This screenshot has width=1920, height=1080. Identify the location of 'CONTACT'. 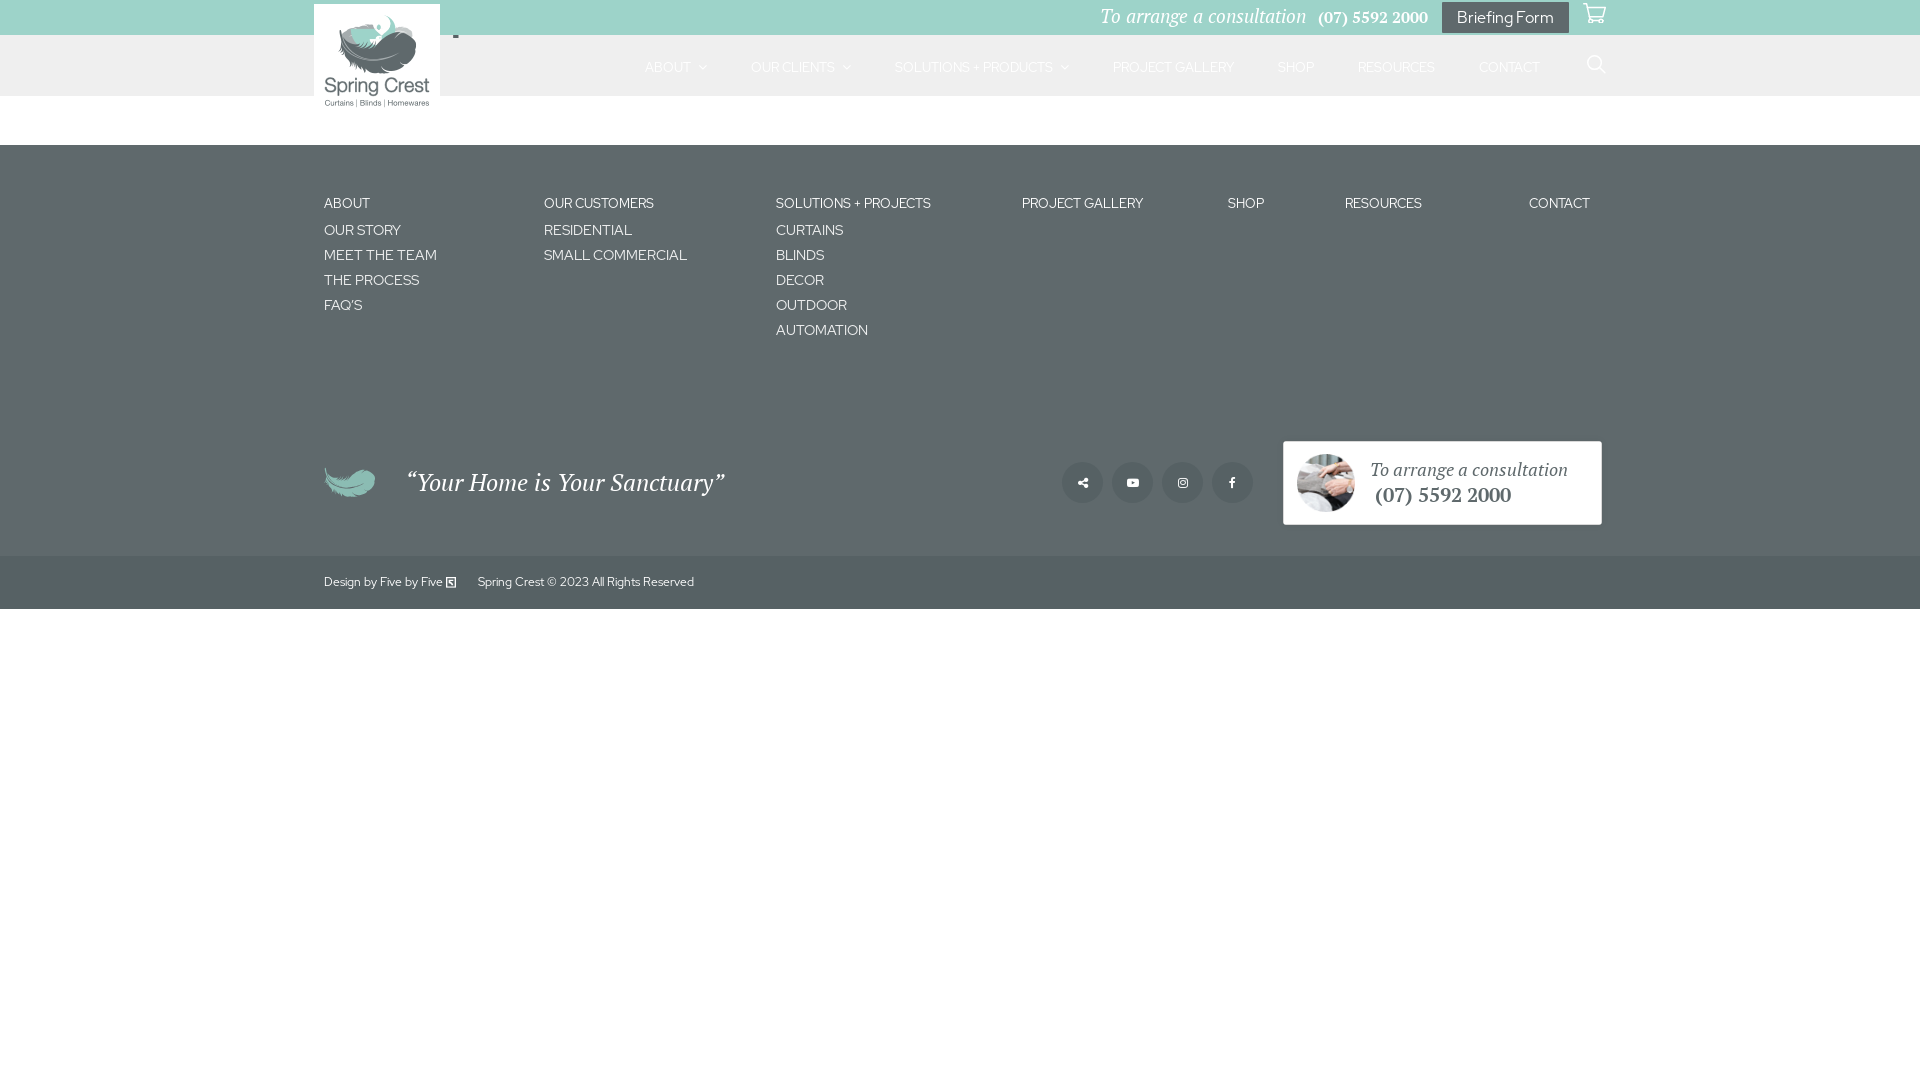
(1558, 203).